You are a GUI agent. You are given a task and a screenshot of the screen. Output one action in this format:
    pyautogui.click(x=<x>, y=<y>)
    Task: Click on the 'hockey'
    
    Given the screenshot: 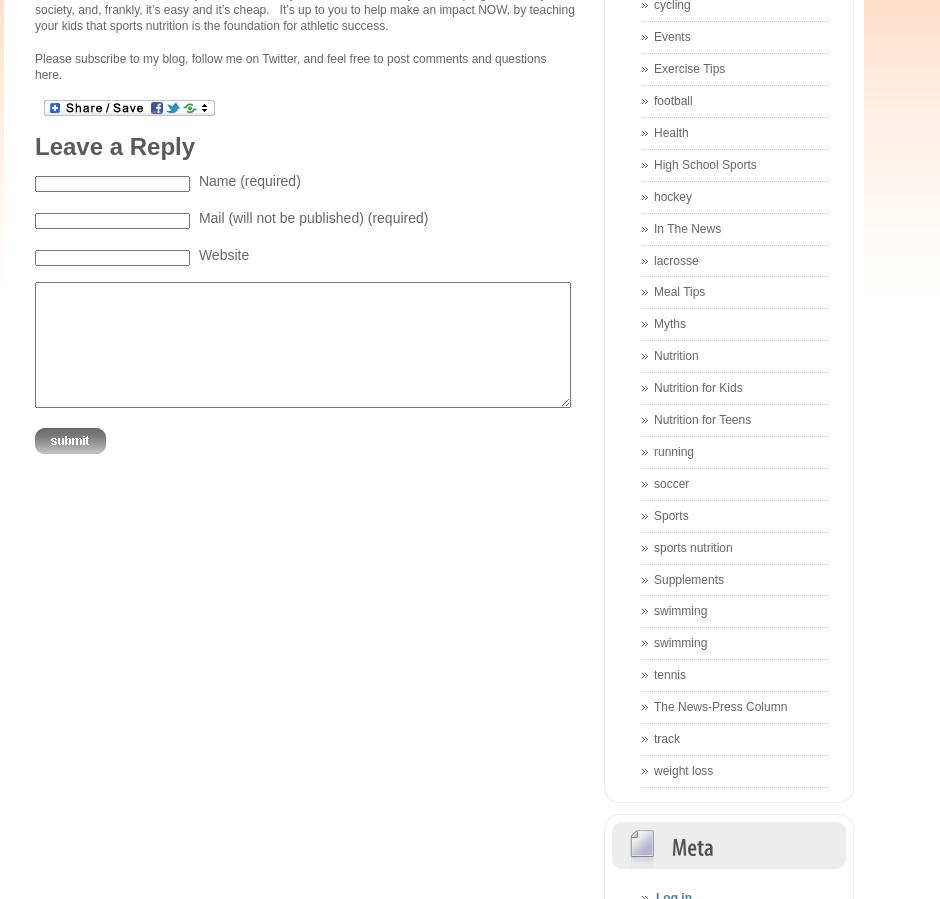 What is the action you would take?
    pyautogui.click(x=672, y=195)
    